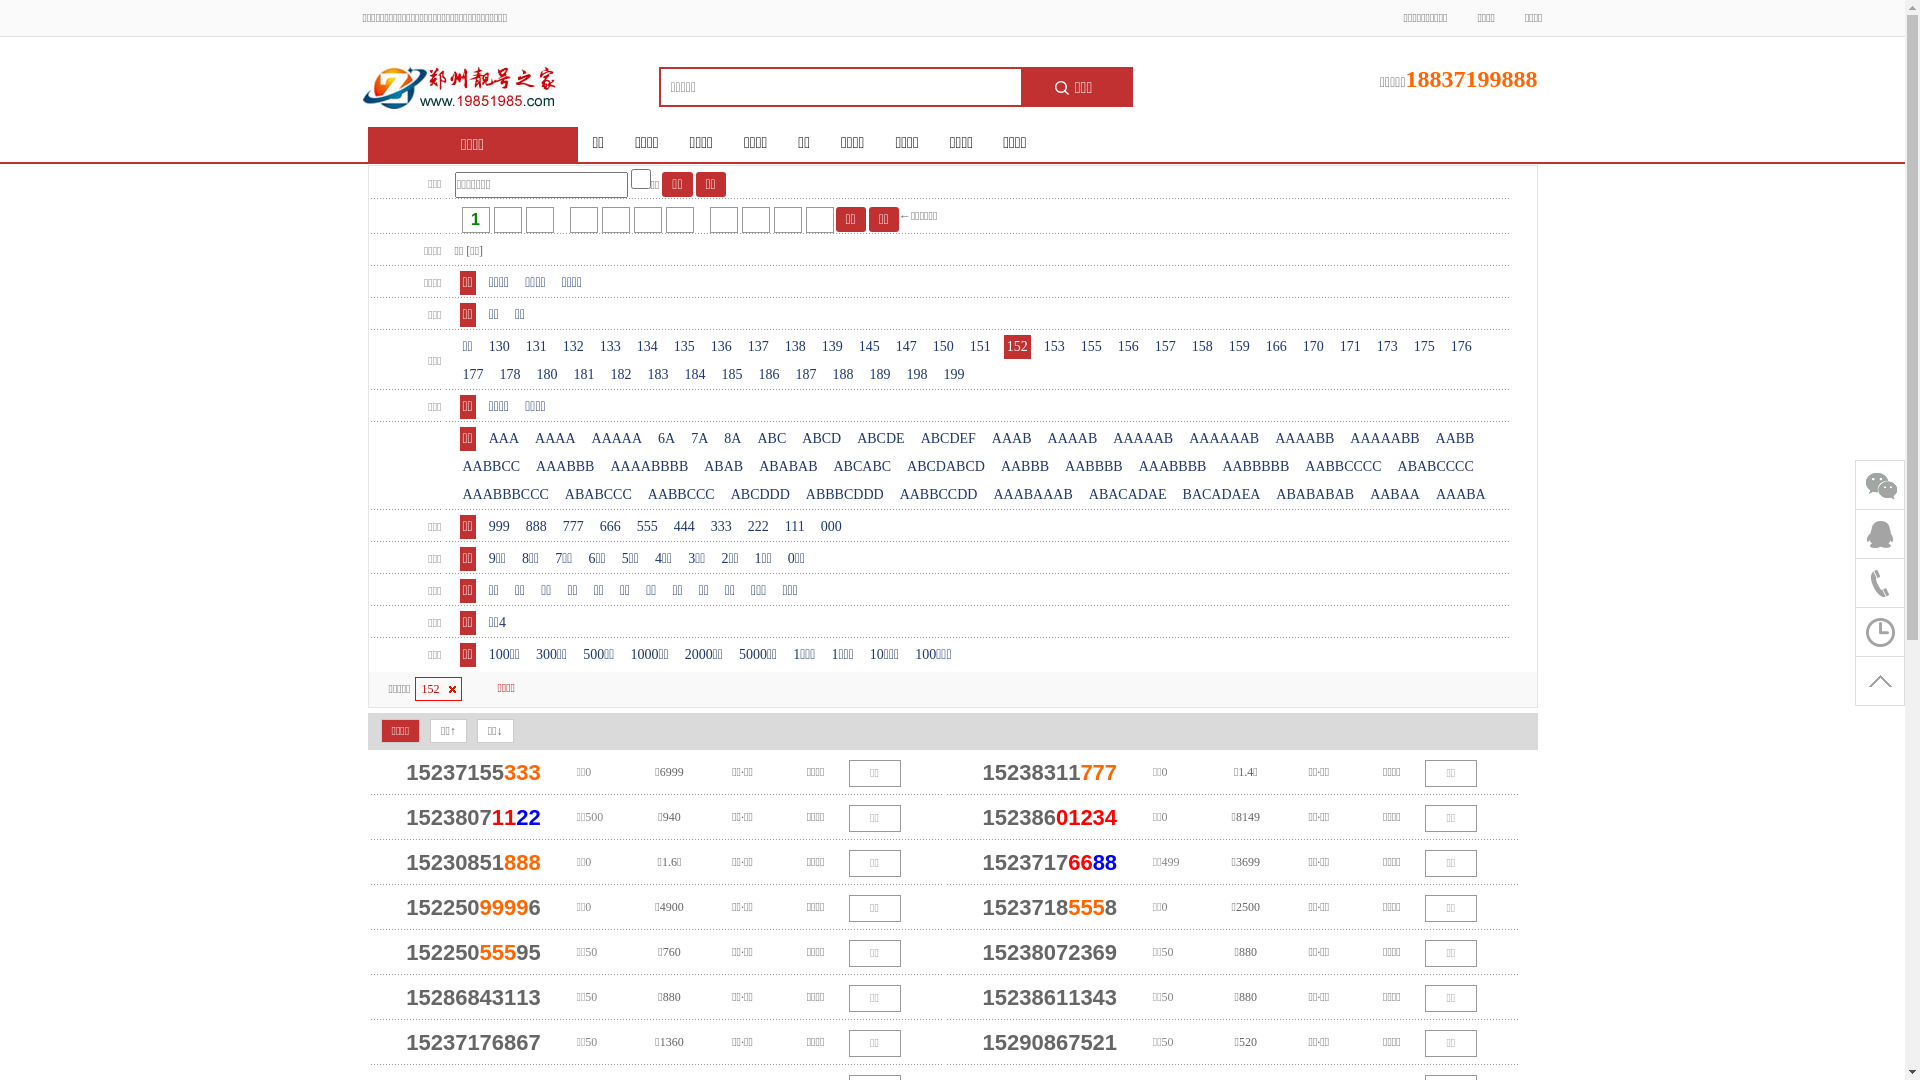  I want to click on 'AABBCCCC', so click(1343, 466).